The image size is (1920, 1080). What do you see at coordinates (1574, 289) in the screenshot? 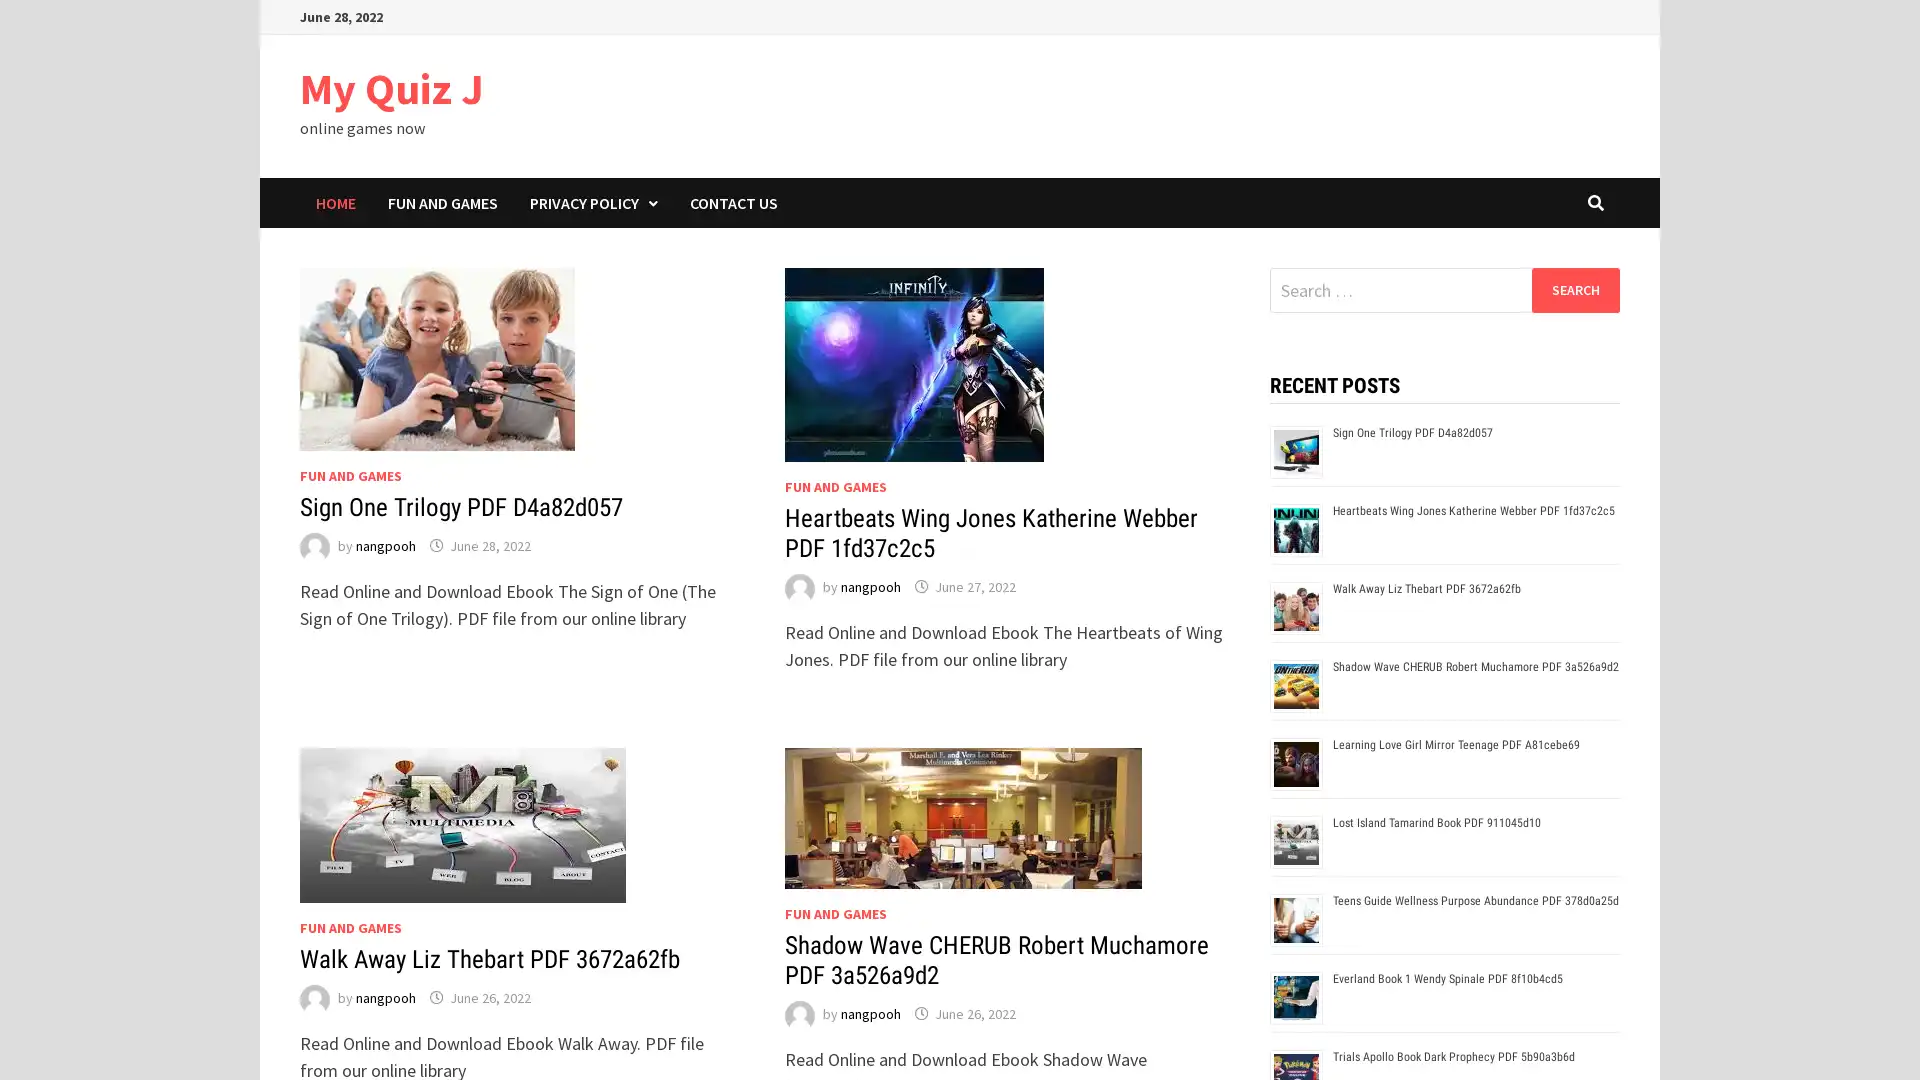
I see `Search` at bounding box center [1574, 289].